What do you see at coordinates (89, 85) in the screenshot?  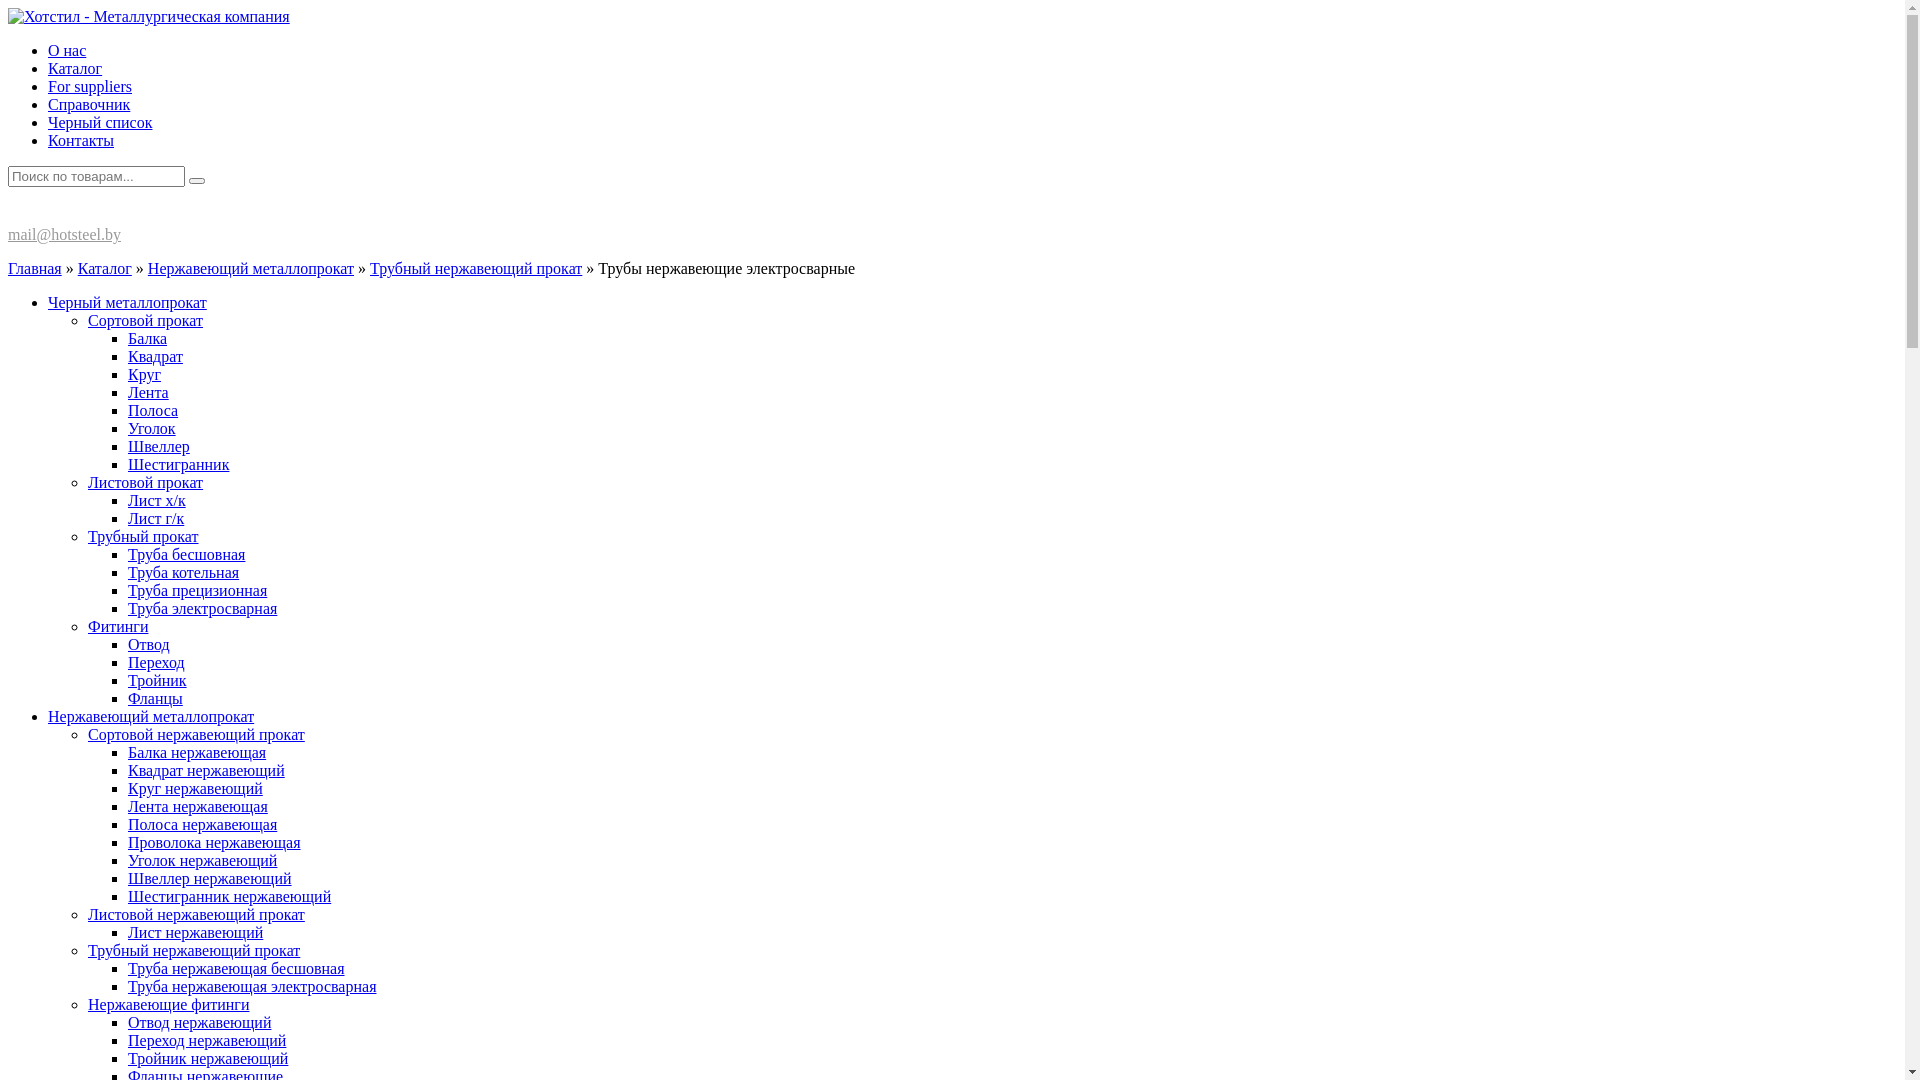 I see `'For suppliers'` at bounding box center [89, 85].